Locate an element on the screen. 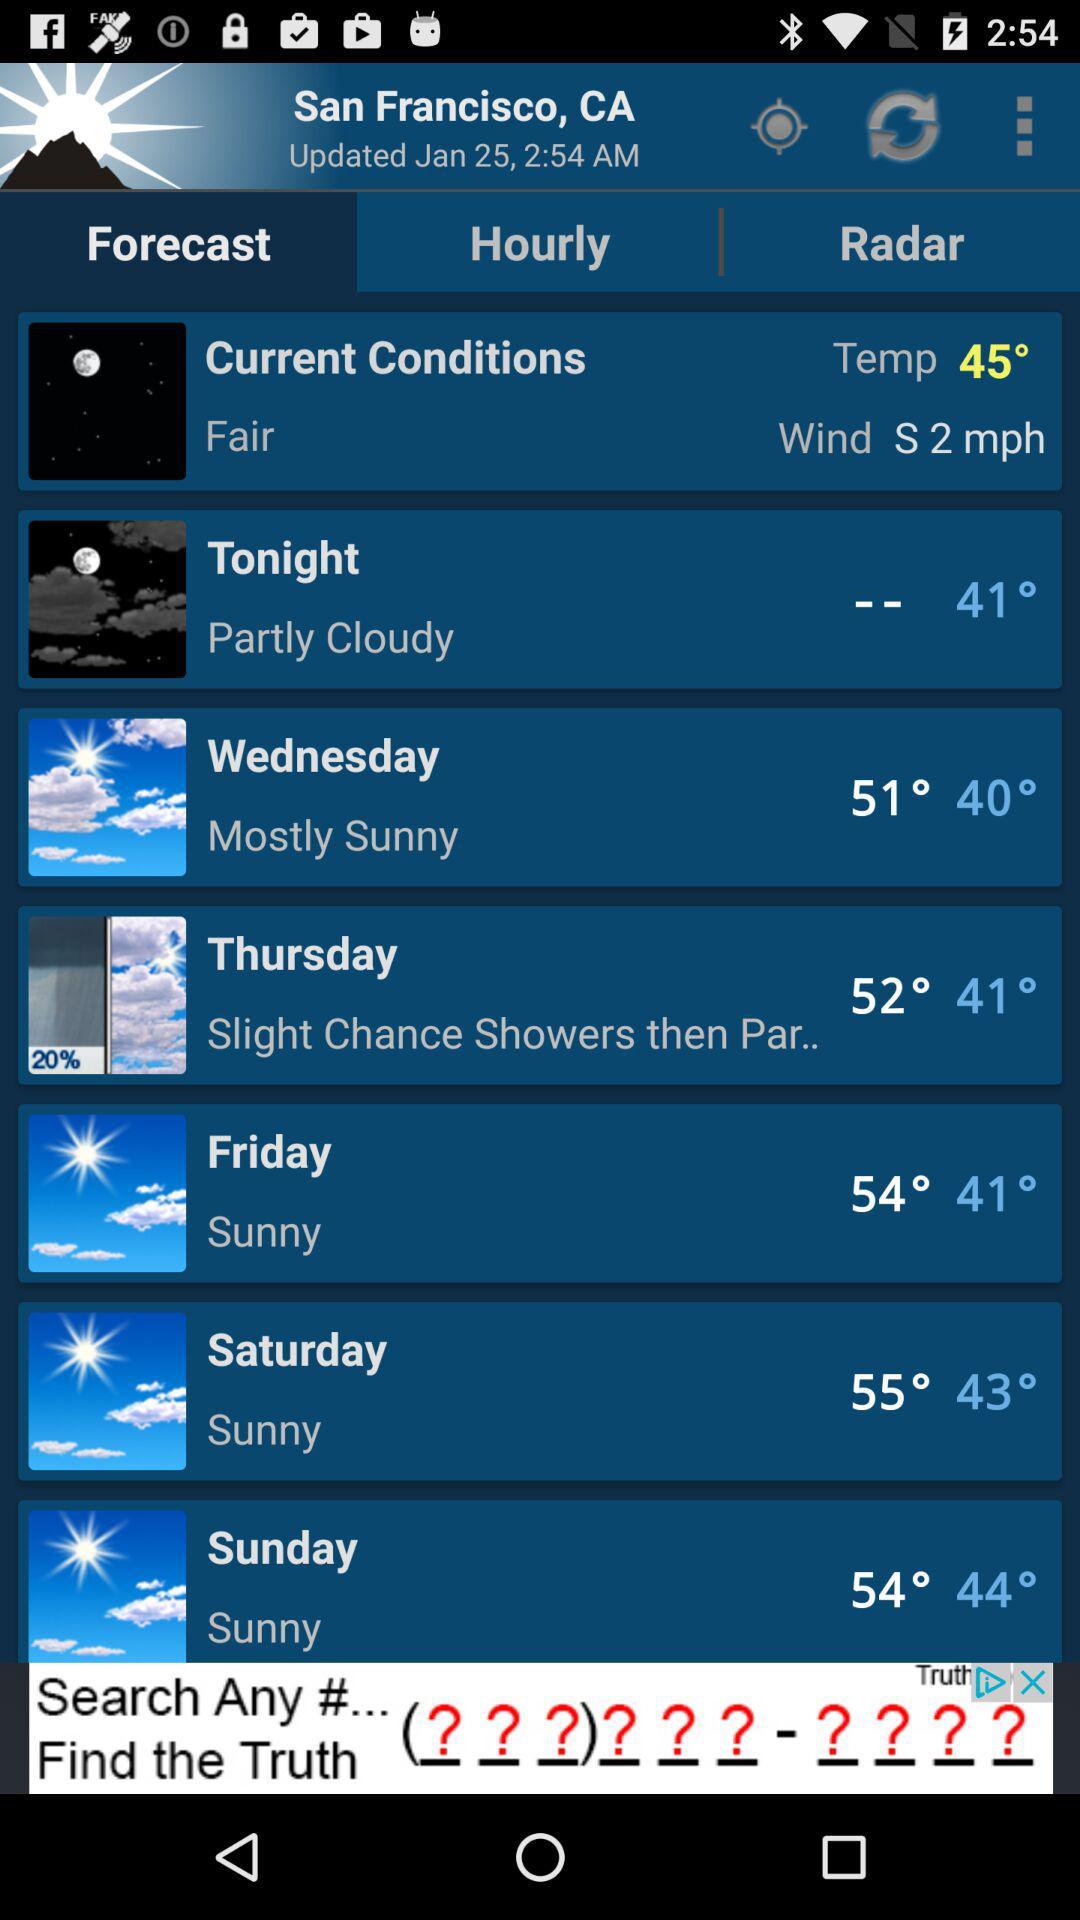  click on add is located at coordinates (540, 1727).